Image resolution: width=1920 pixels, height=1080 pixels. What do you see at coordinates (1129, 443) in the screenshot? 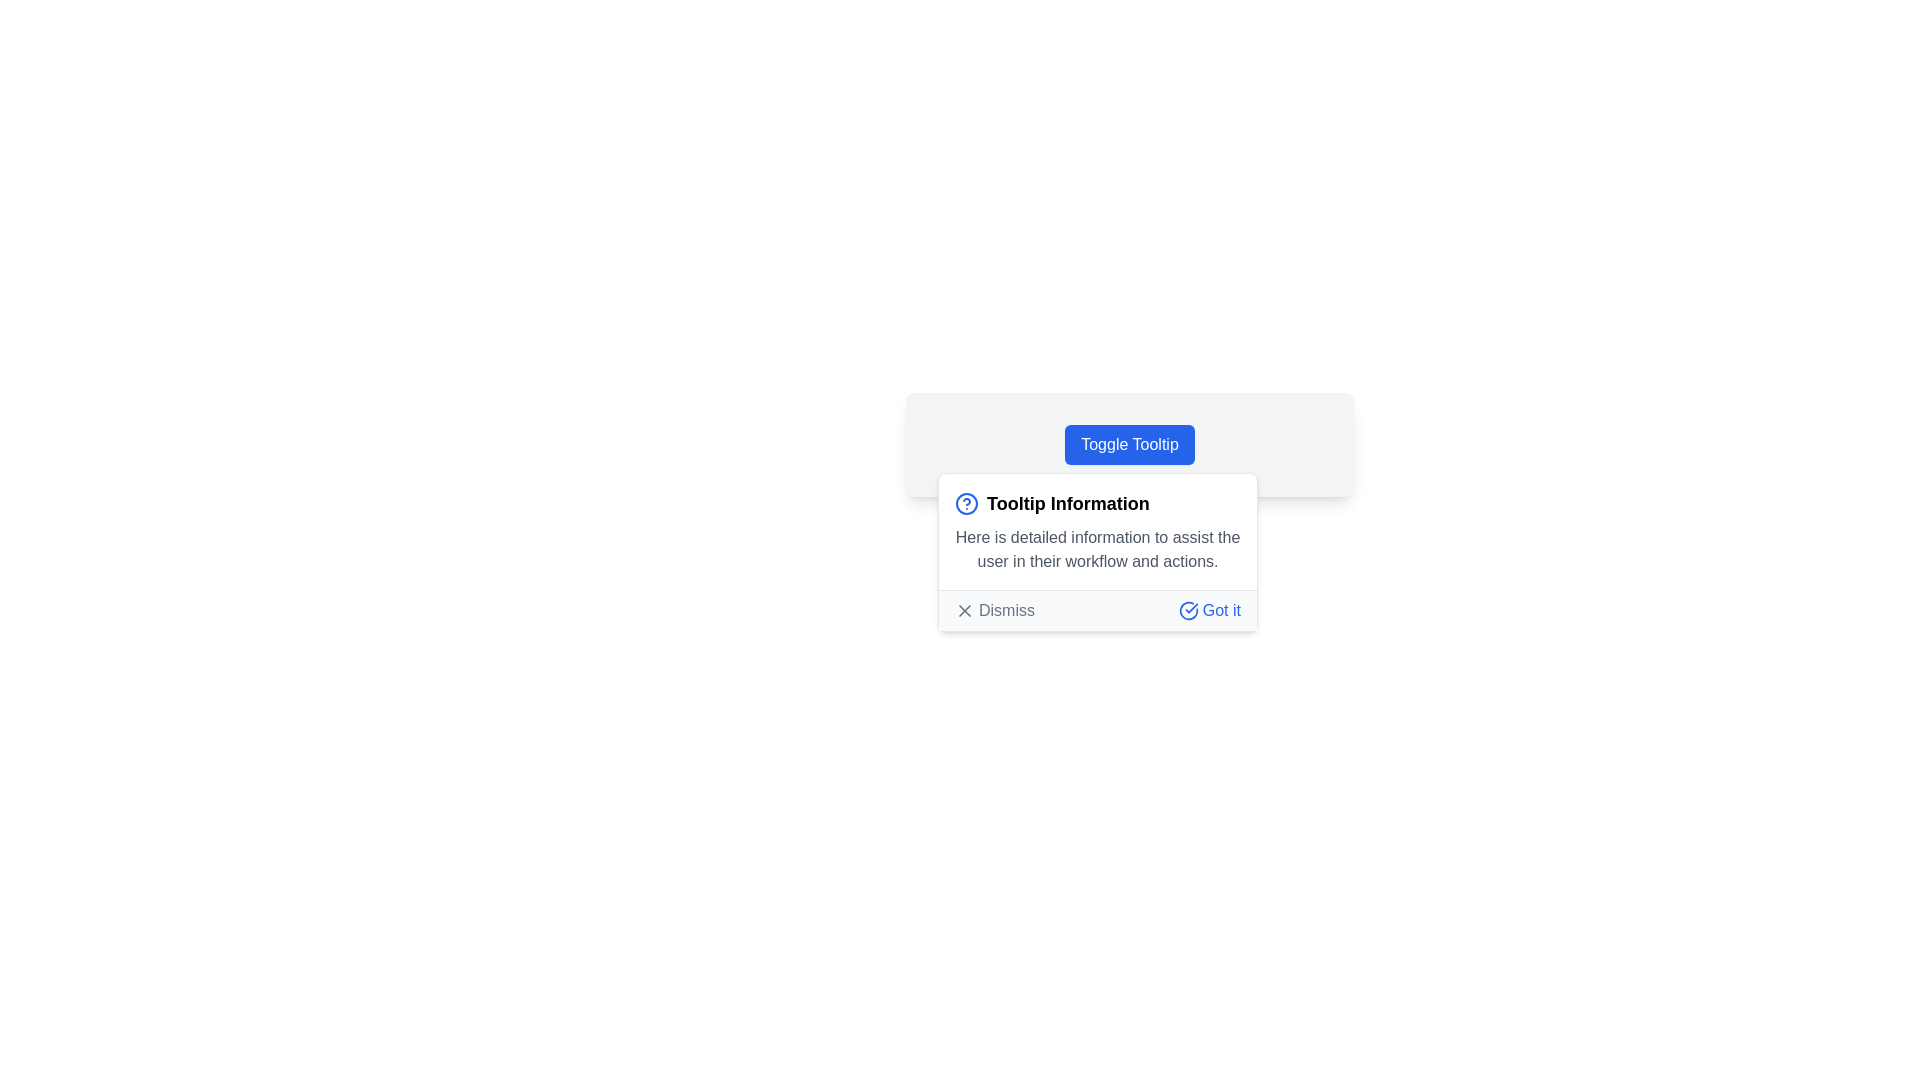
I see `the toggle button located near the top center of the viewport` at bounding box center [1129, 443].